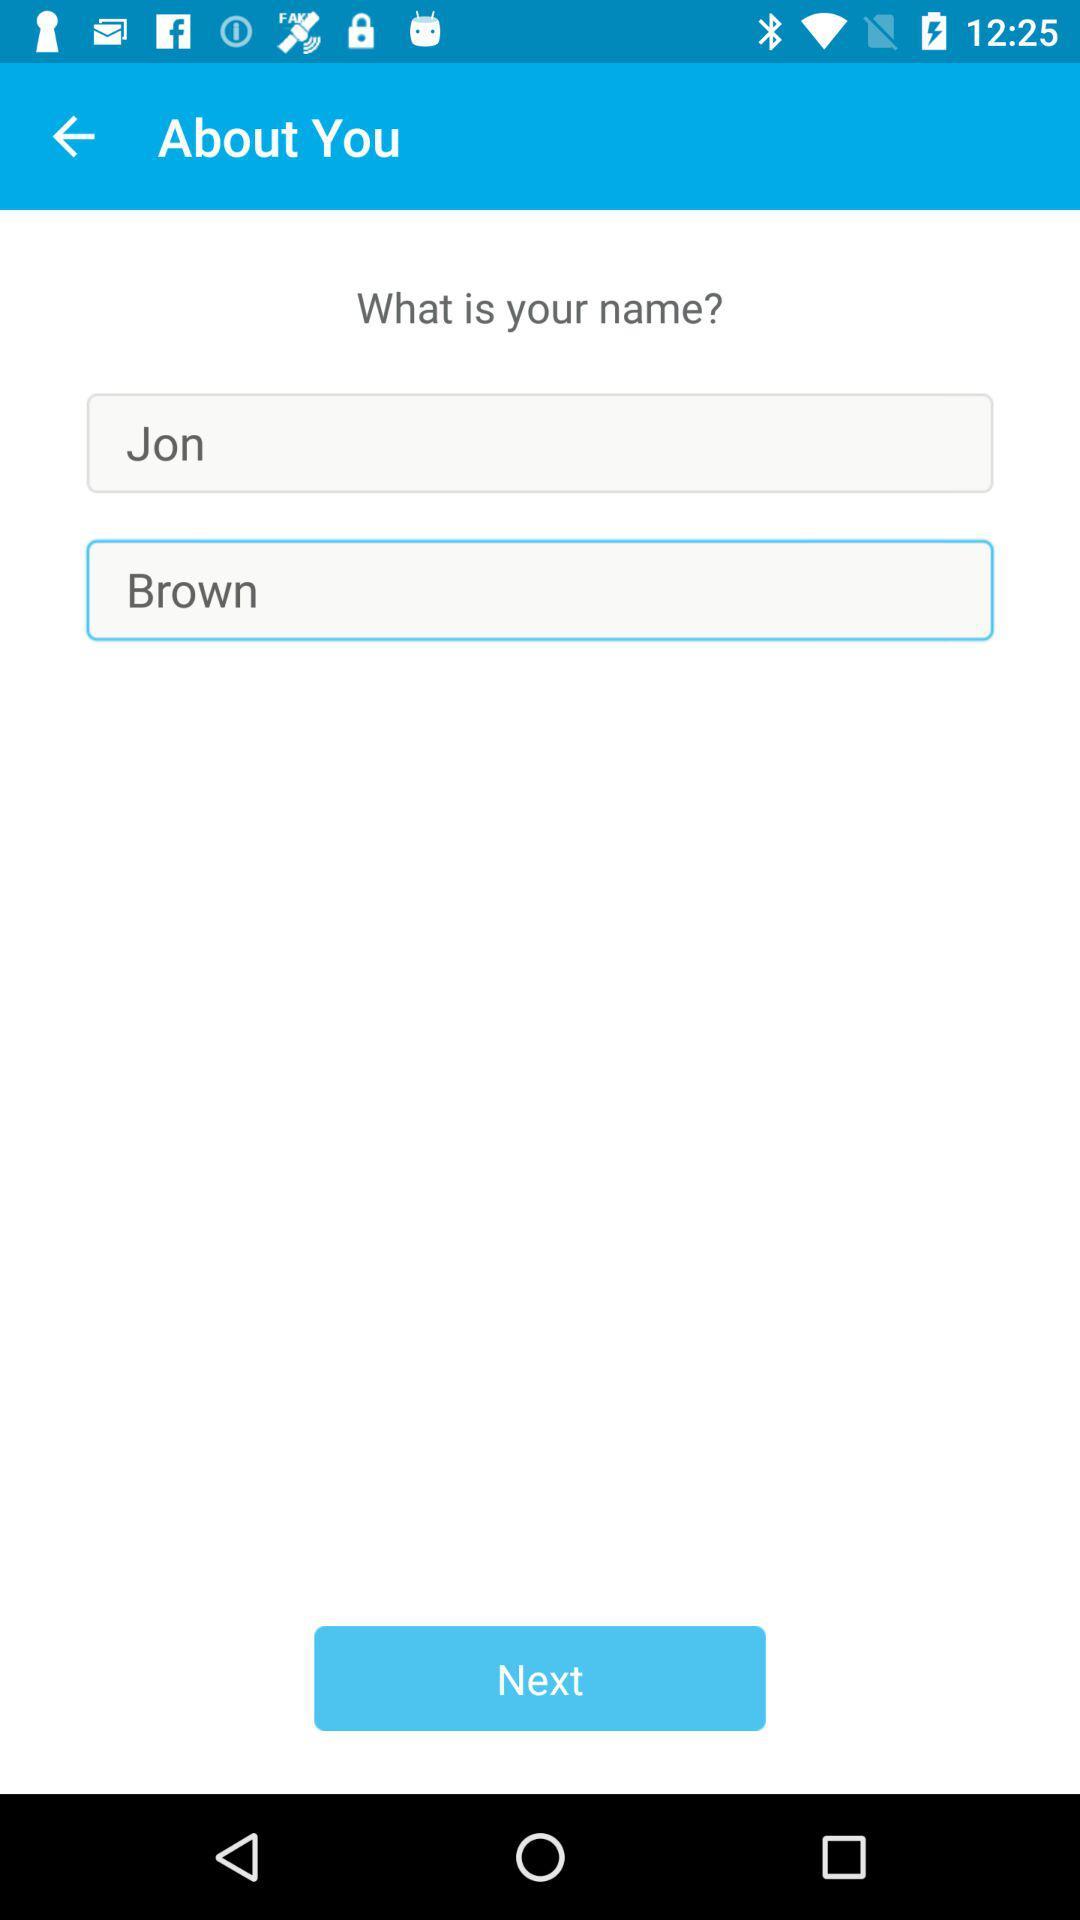  Describe the element at coordinates (540, 589) in the screenshot. I see `item below jon` at that location.